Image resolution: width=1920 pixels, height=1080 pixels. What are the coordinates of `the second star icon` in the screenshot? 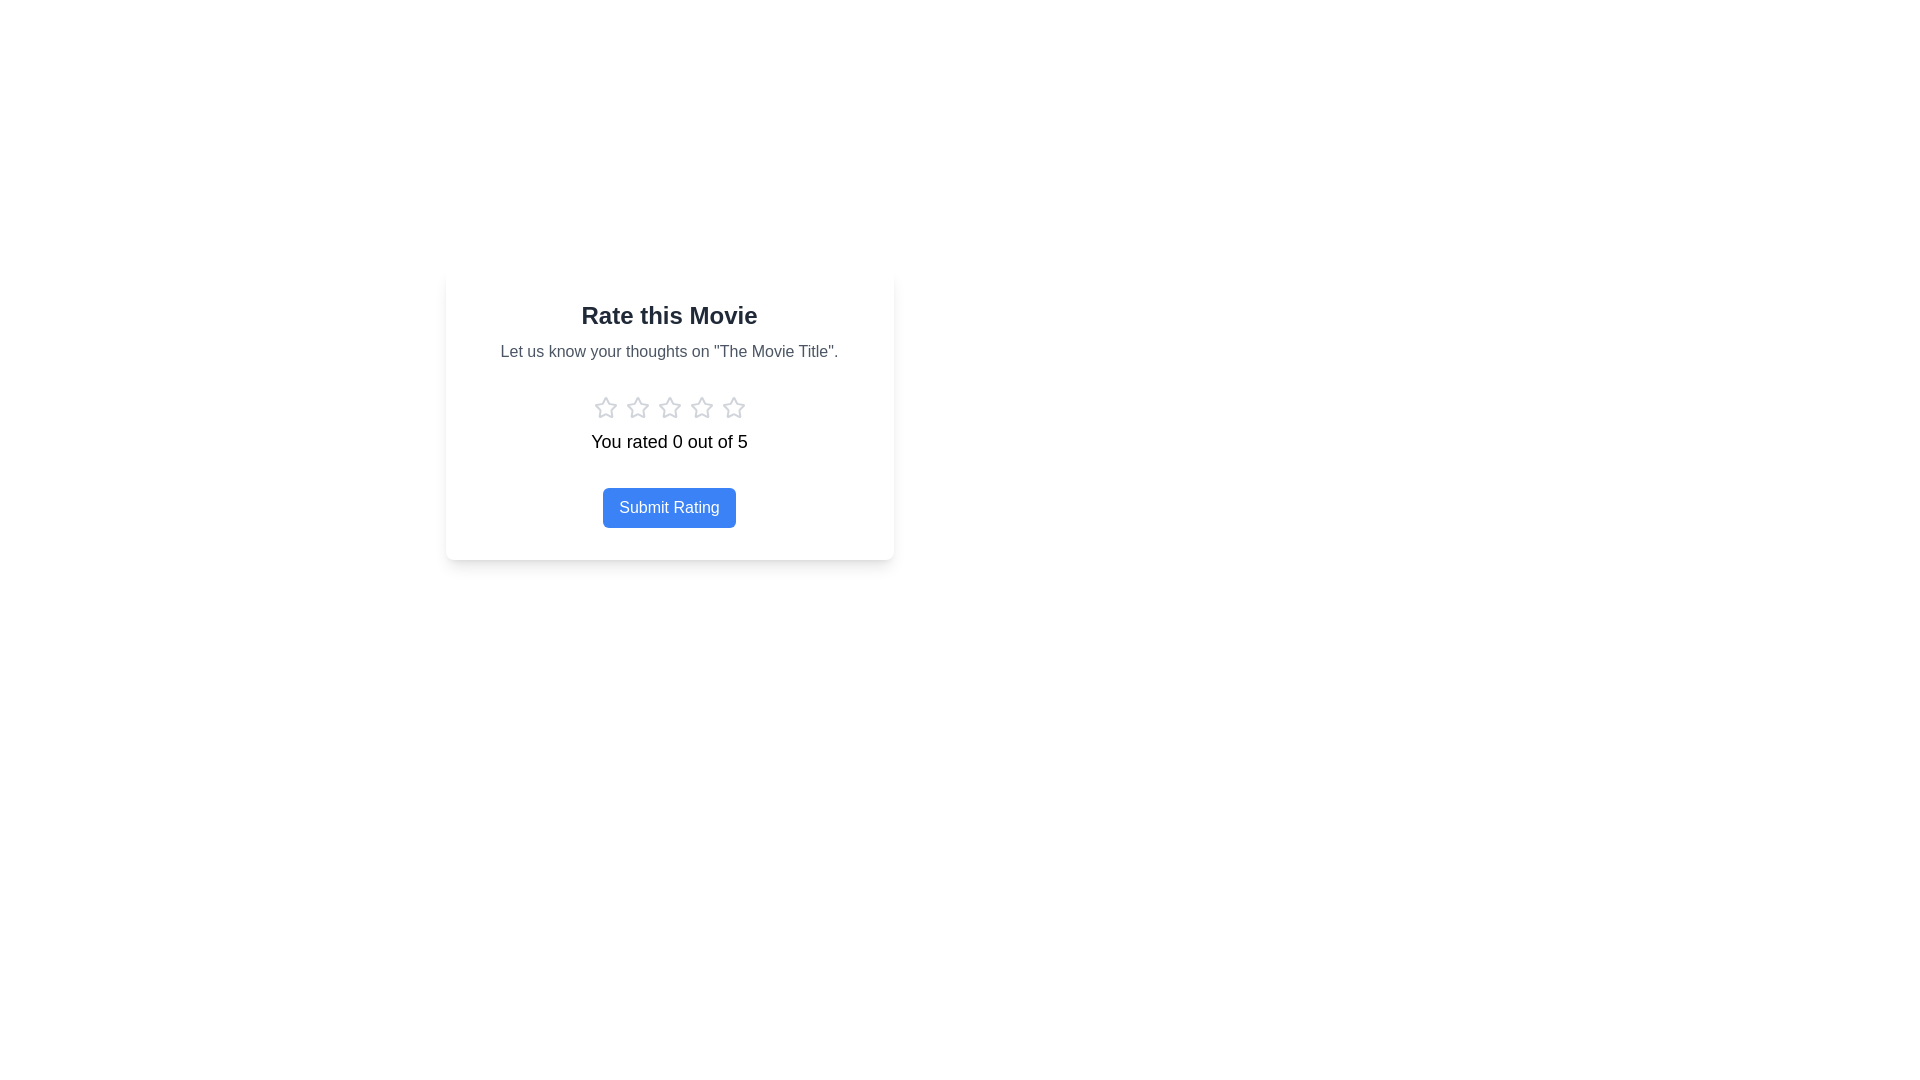 It's located at (669, 406).